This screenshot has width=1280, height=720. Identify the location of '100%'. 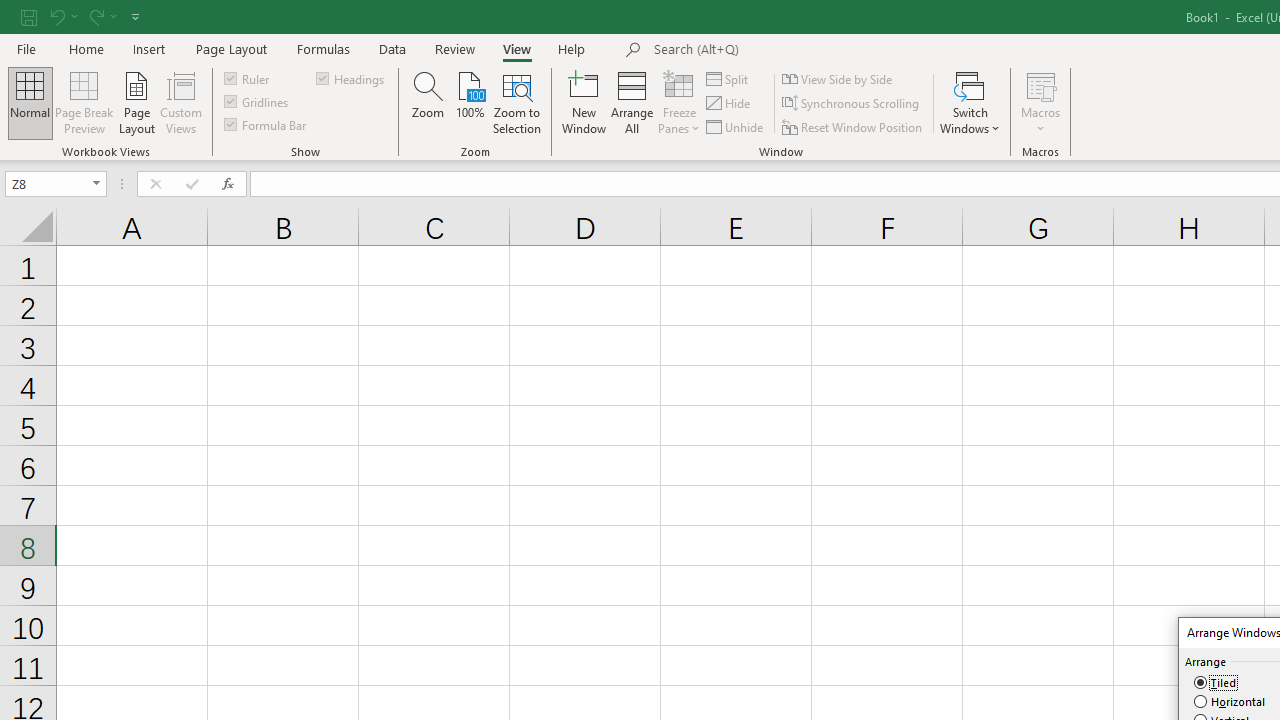
(469, 103).